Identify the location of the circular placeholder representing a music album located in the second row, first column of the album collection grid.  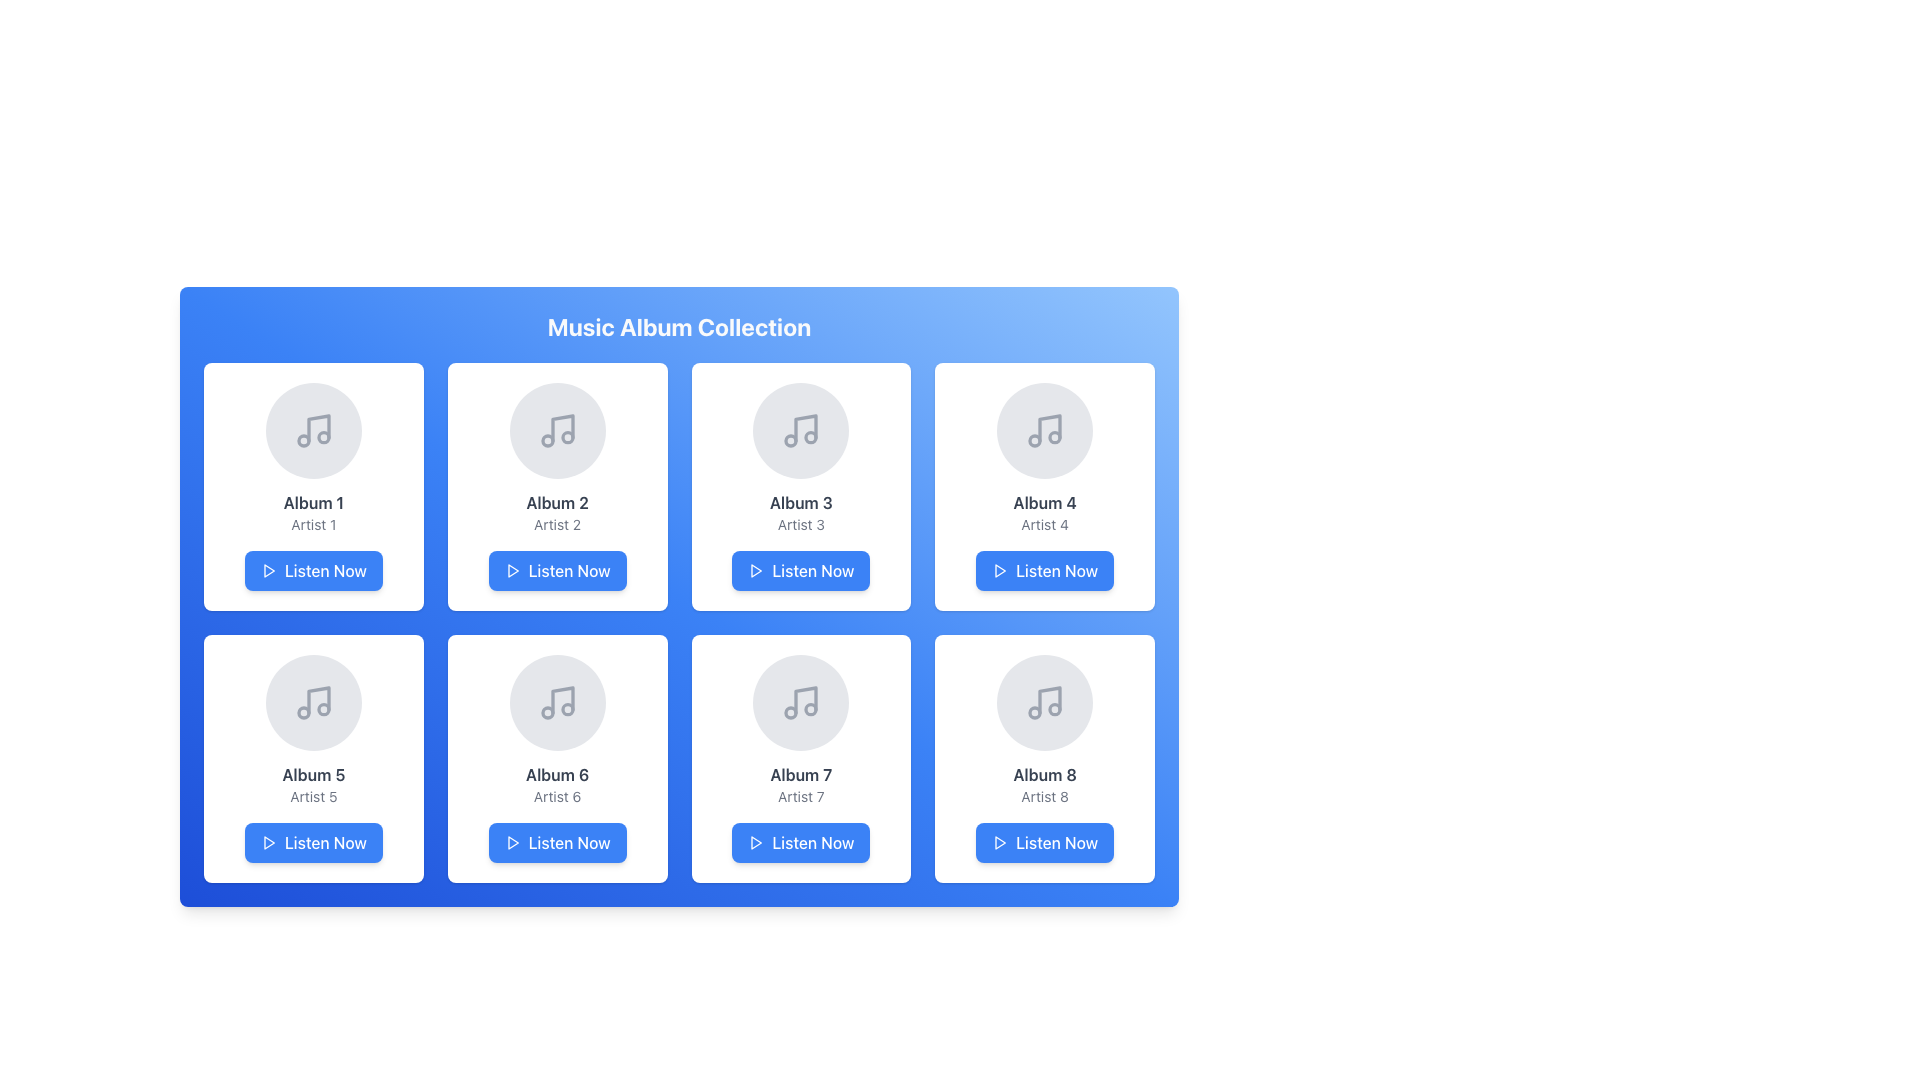
(312, 701).